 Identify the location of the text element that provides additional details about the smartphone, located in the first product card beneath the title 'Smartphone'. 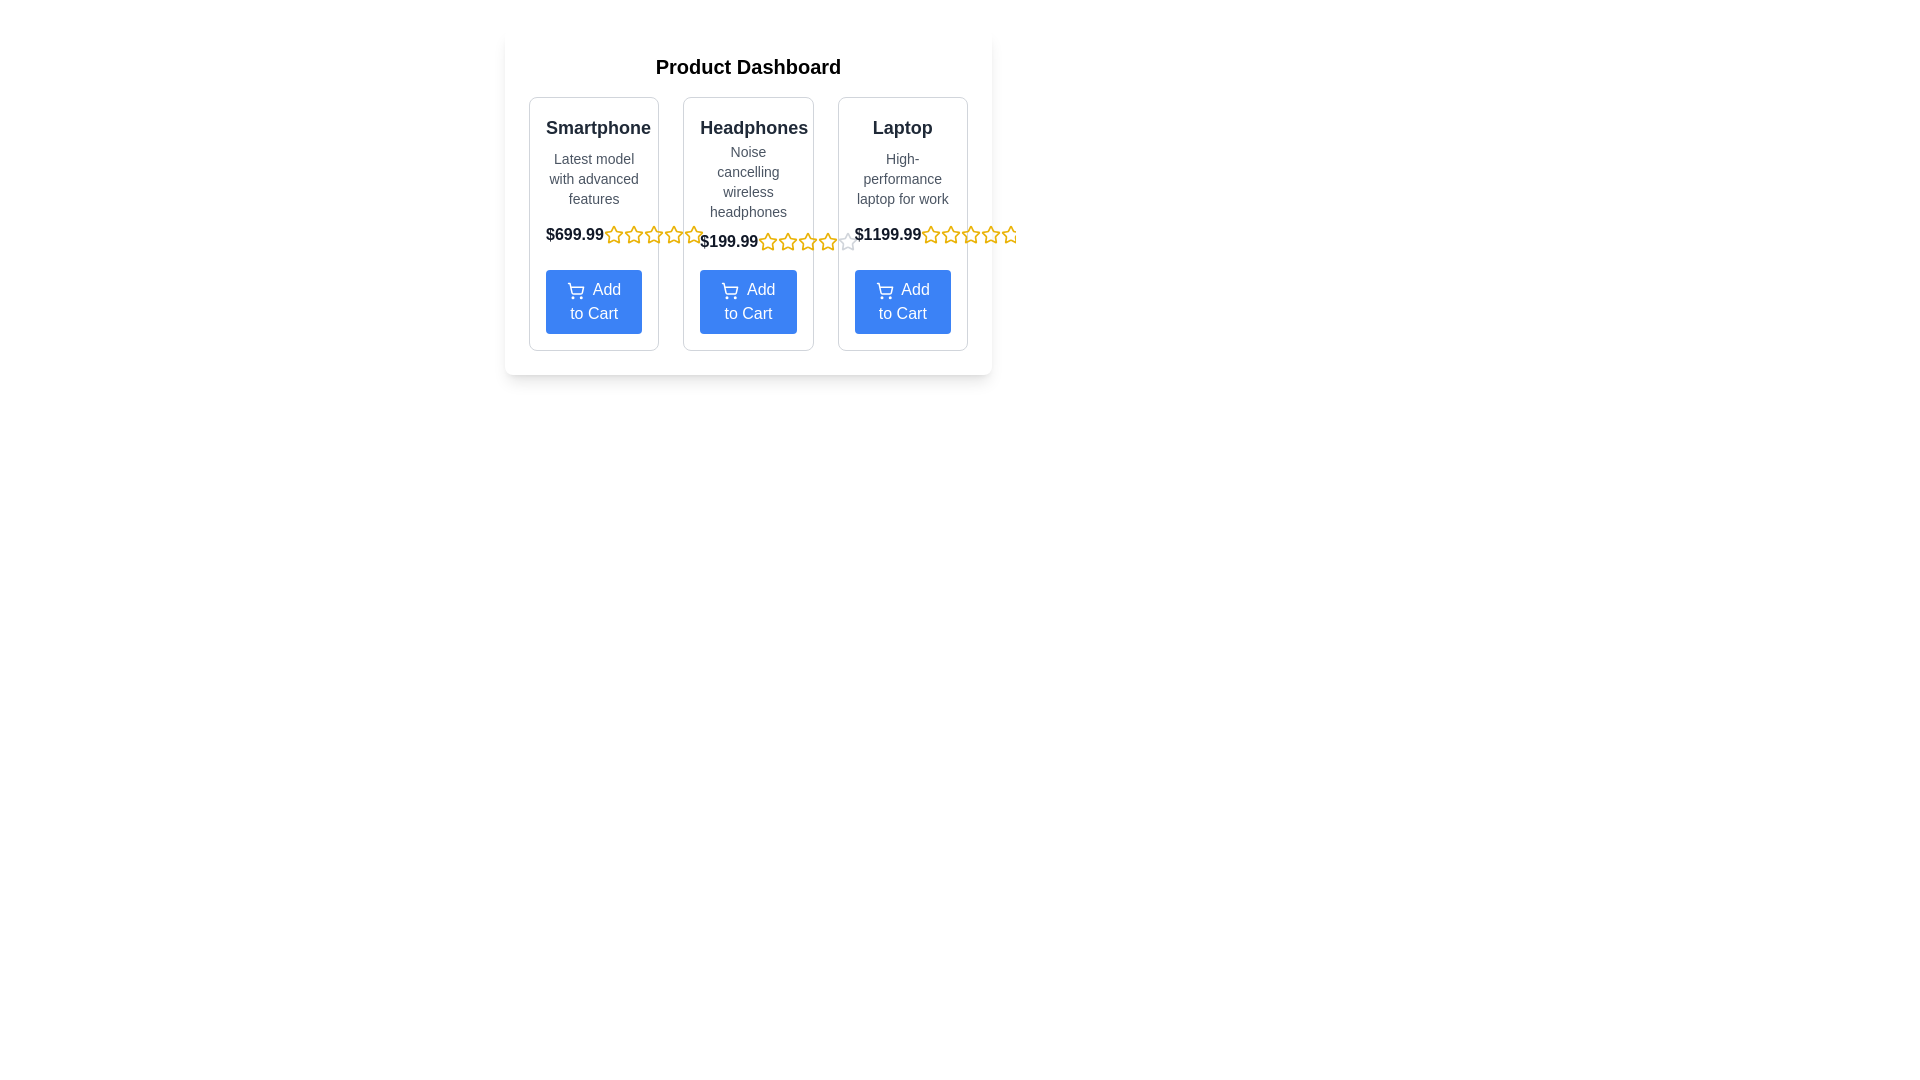
(593, 177).